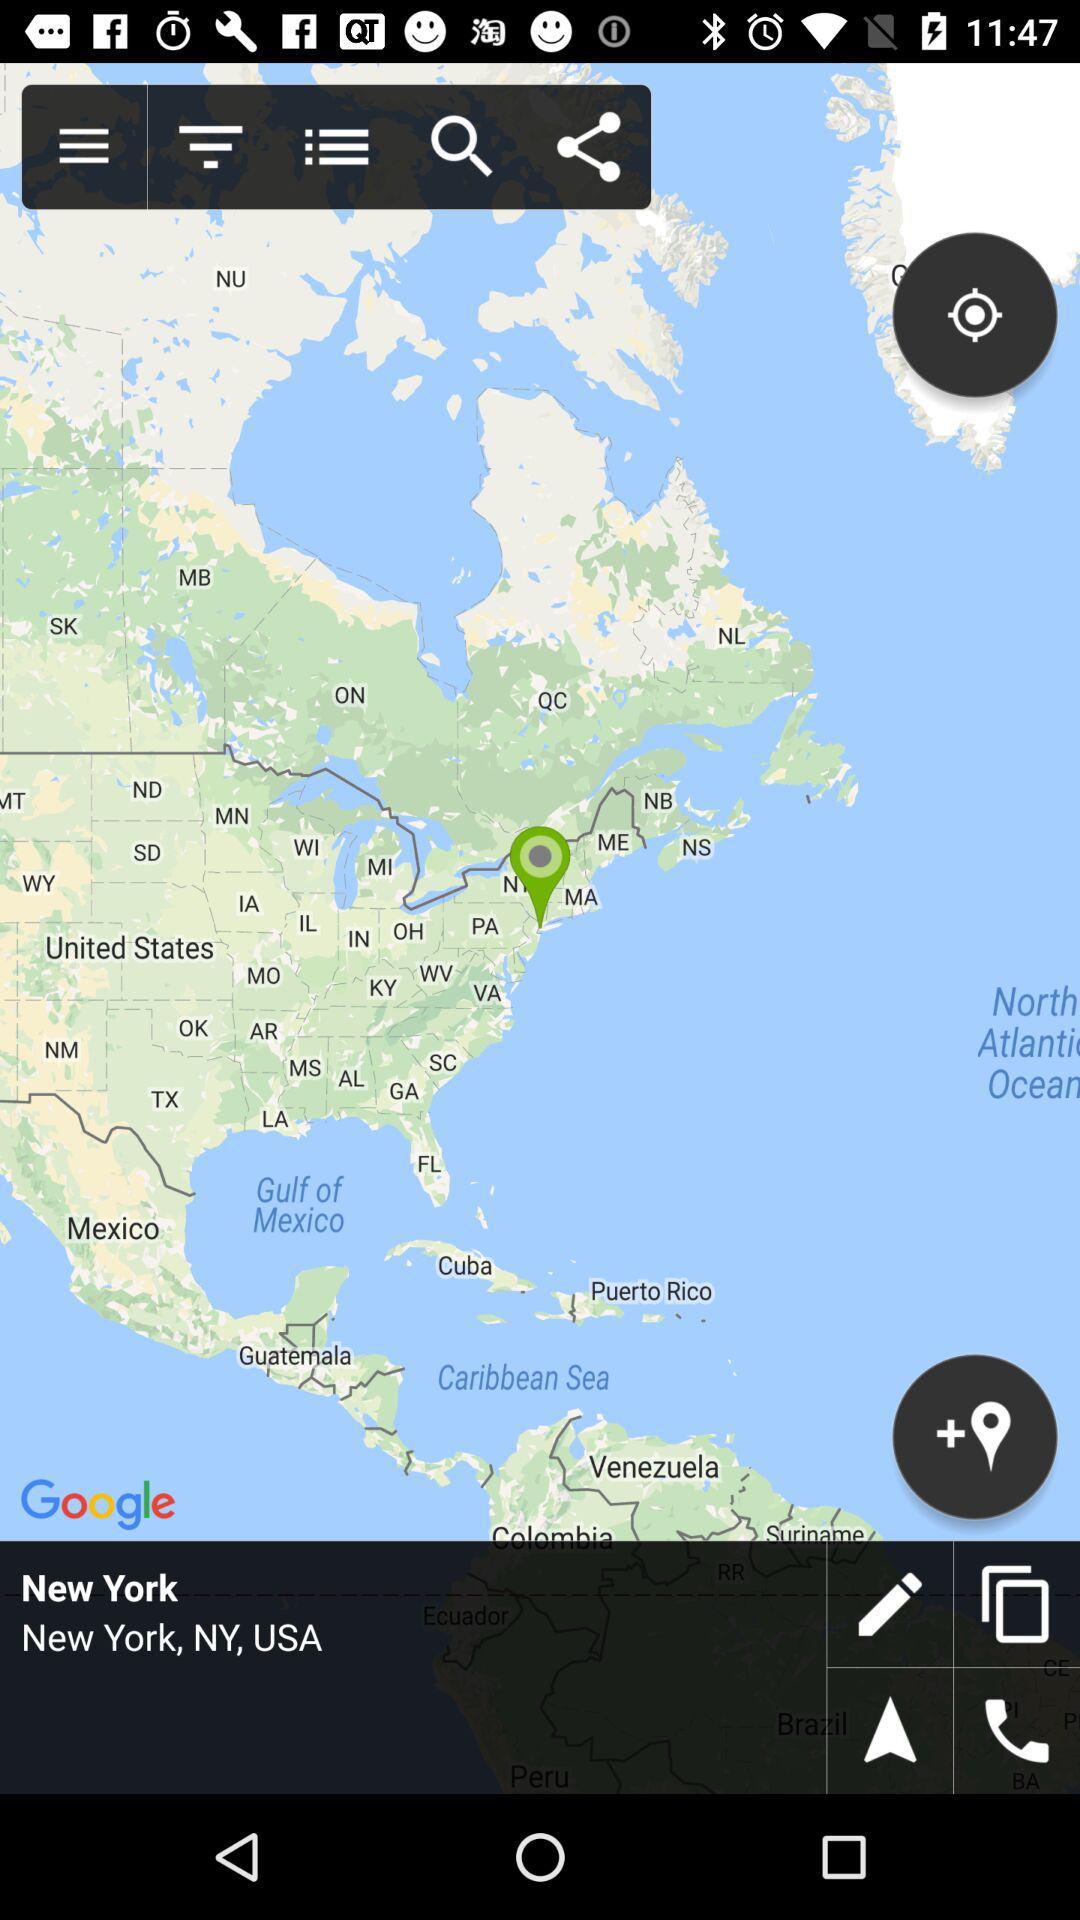 The height and width of the screenshot is (1920, 1080). Describe the element at coordinates (462, 146) in the screenshot. I see `search` at that location.